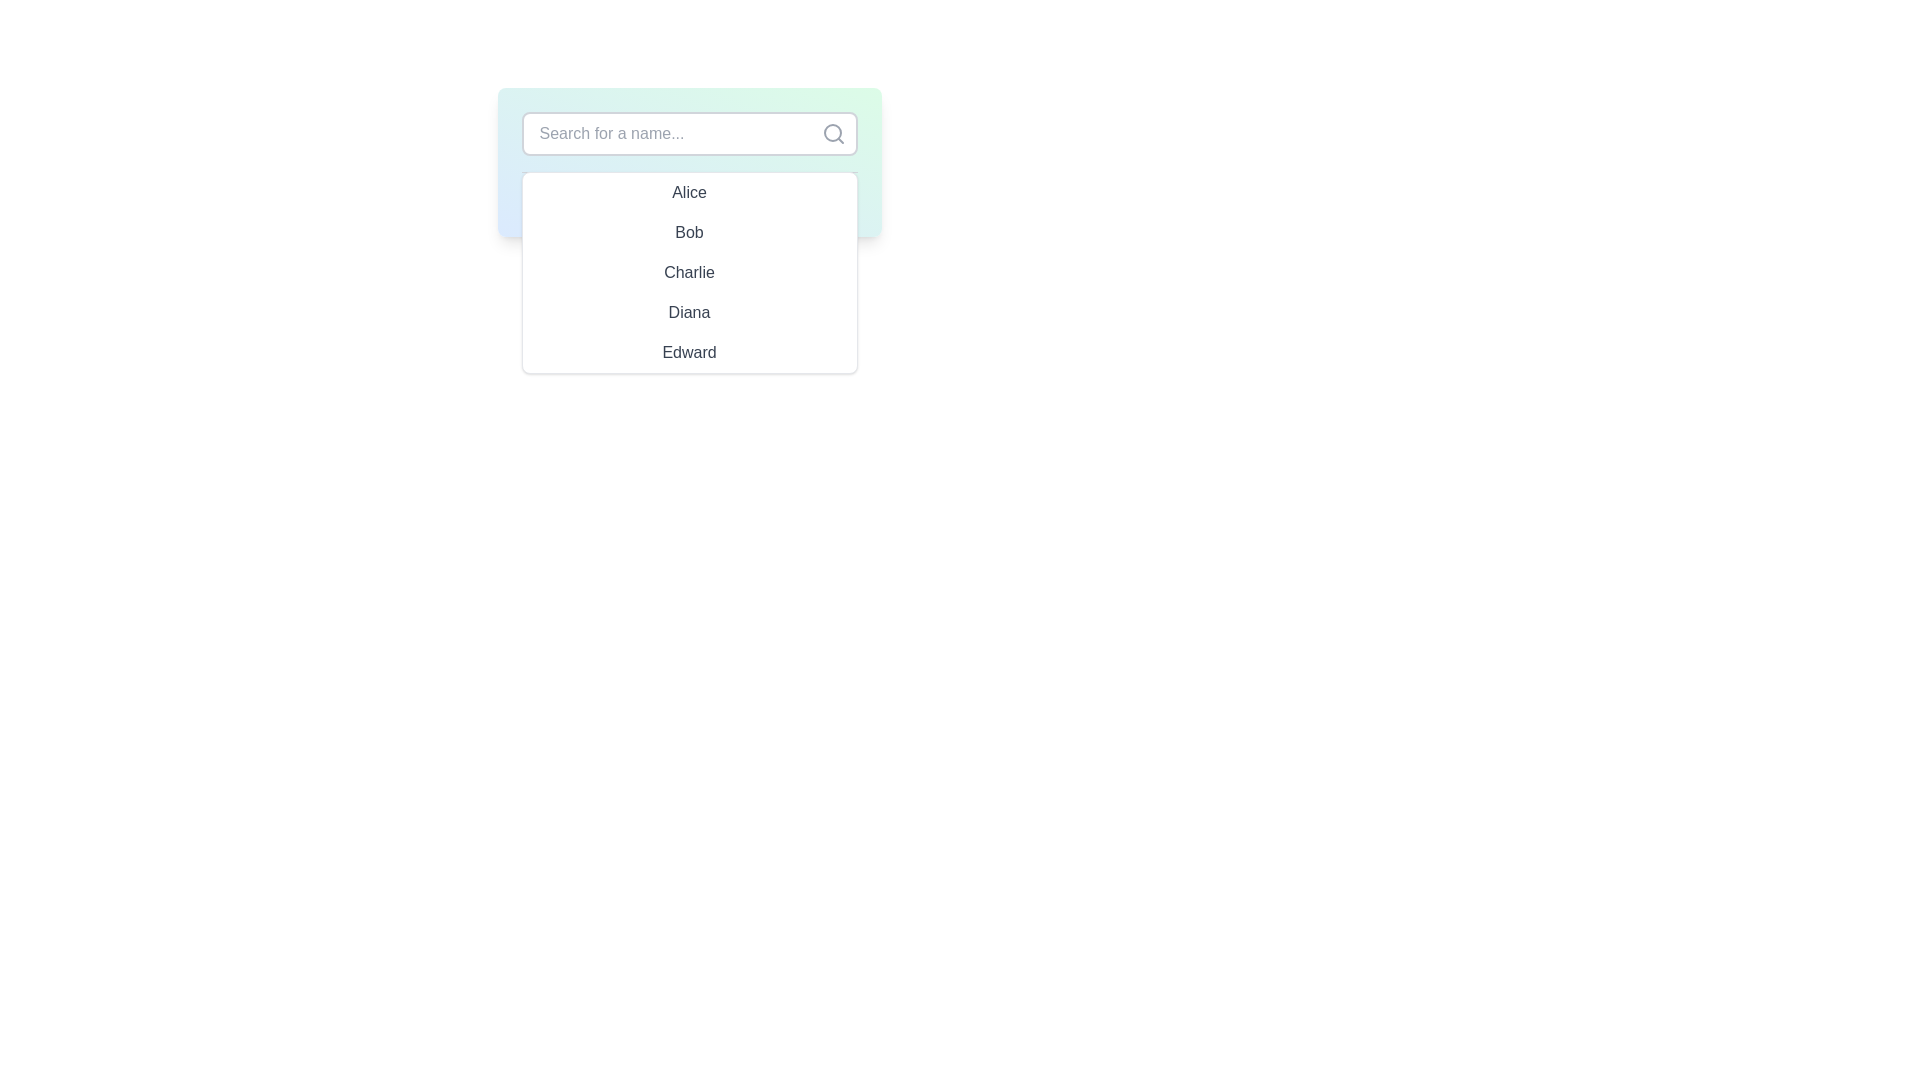 The width and height of the screenshot is (1920, 1080). What do you see at coordinates (689, 192) in the screenshot?
I see `the first item in the drop-down menu` at bounding box center [689, 192].